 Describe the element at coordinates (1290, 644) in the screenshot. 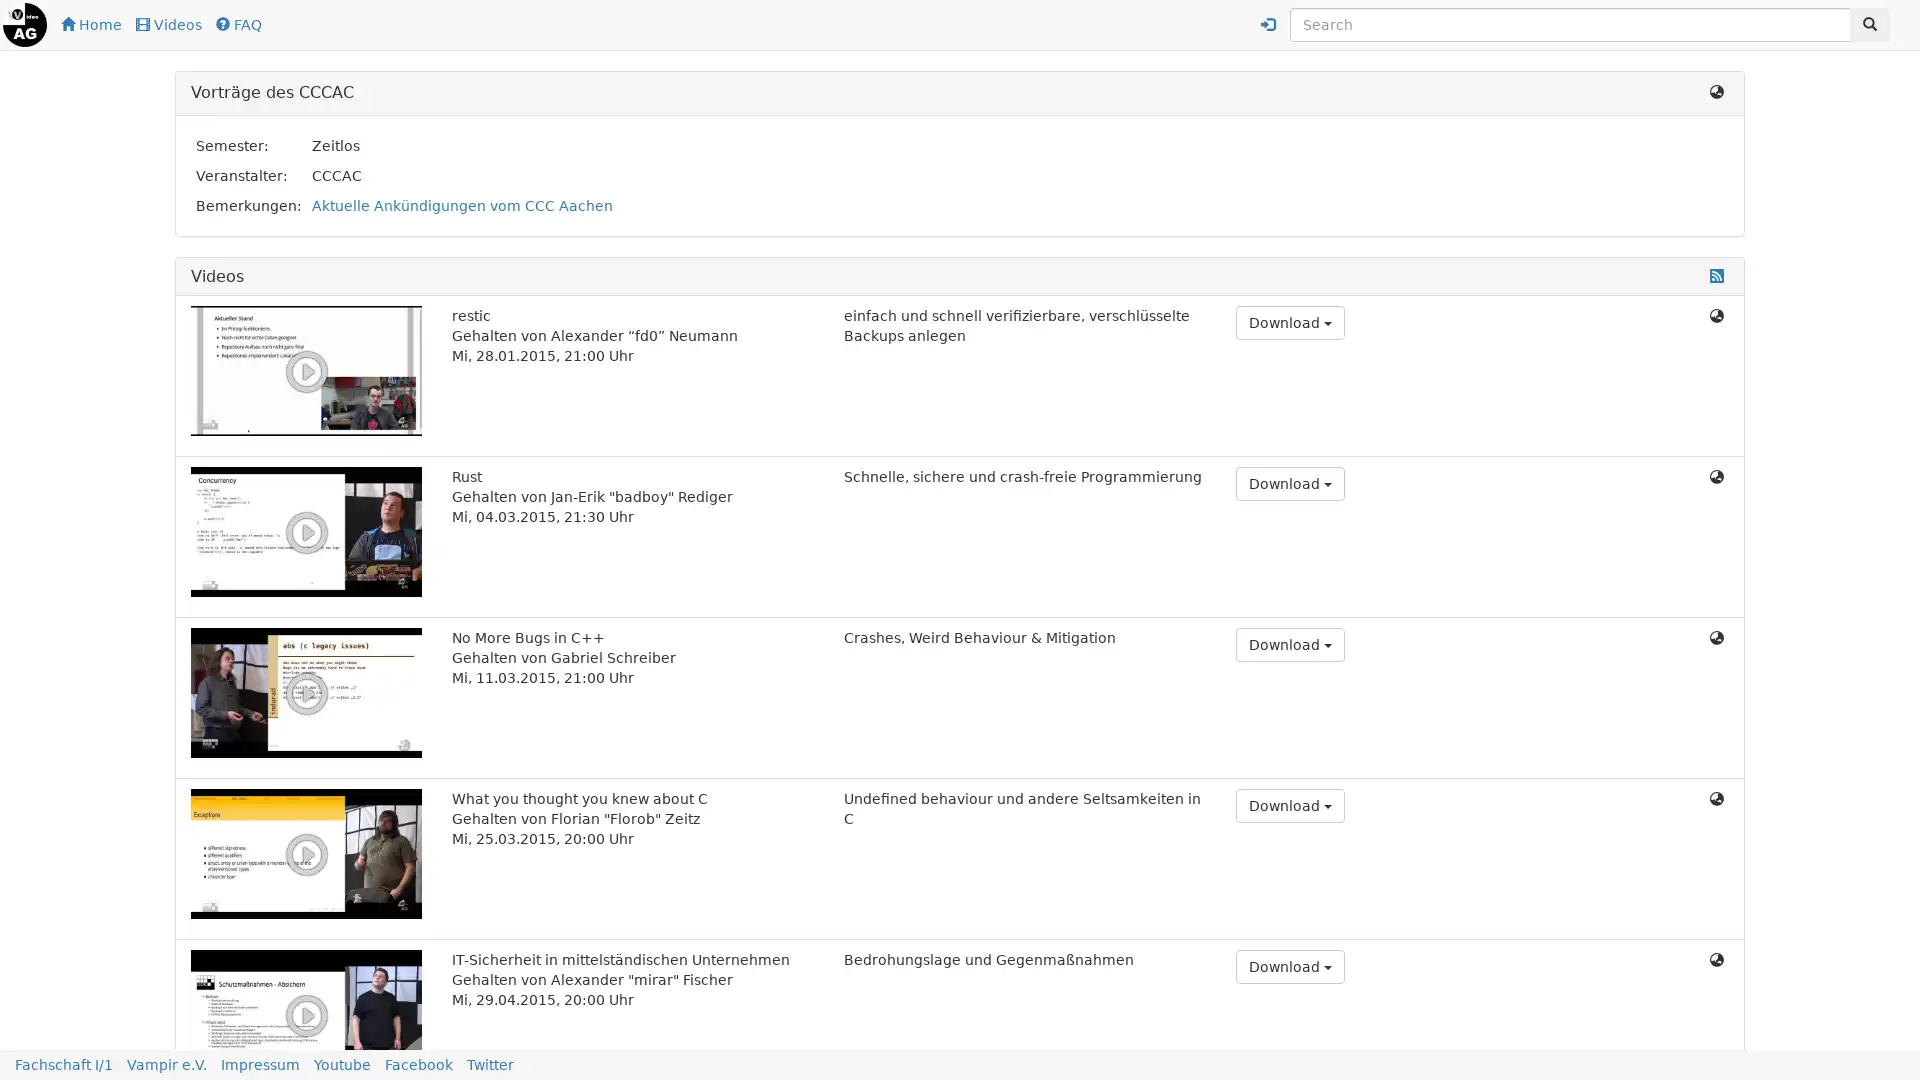

I see `Download` at that location.